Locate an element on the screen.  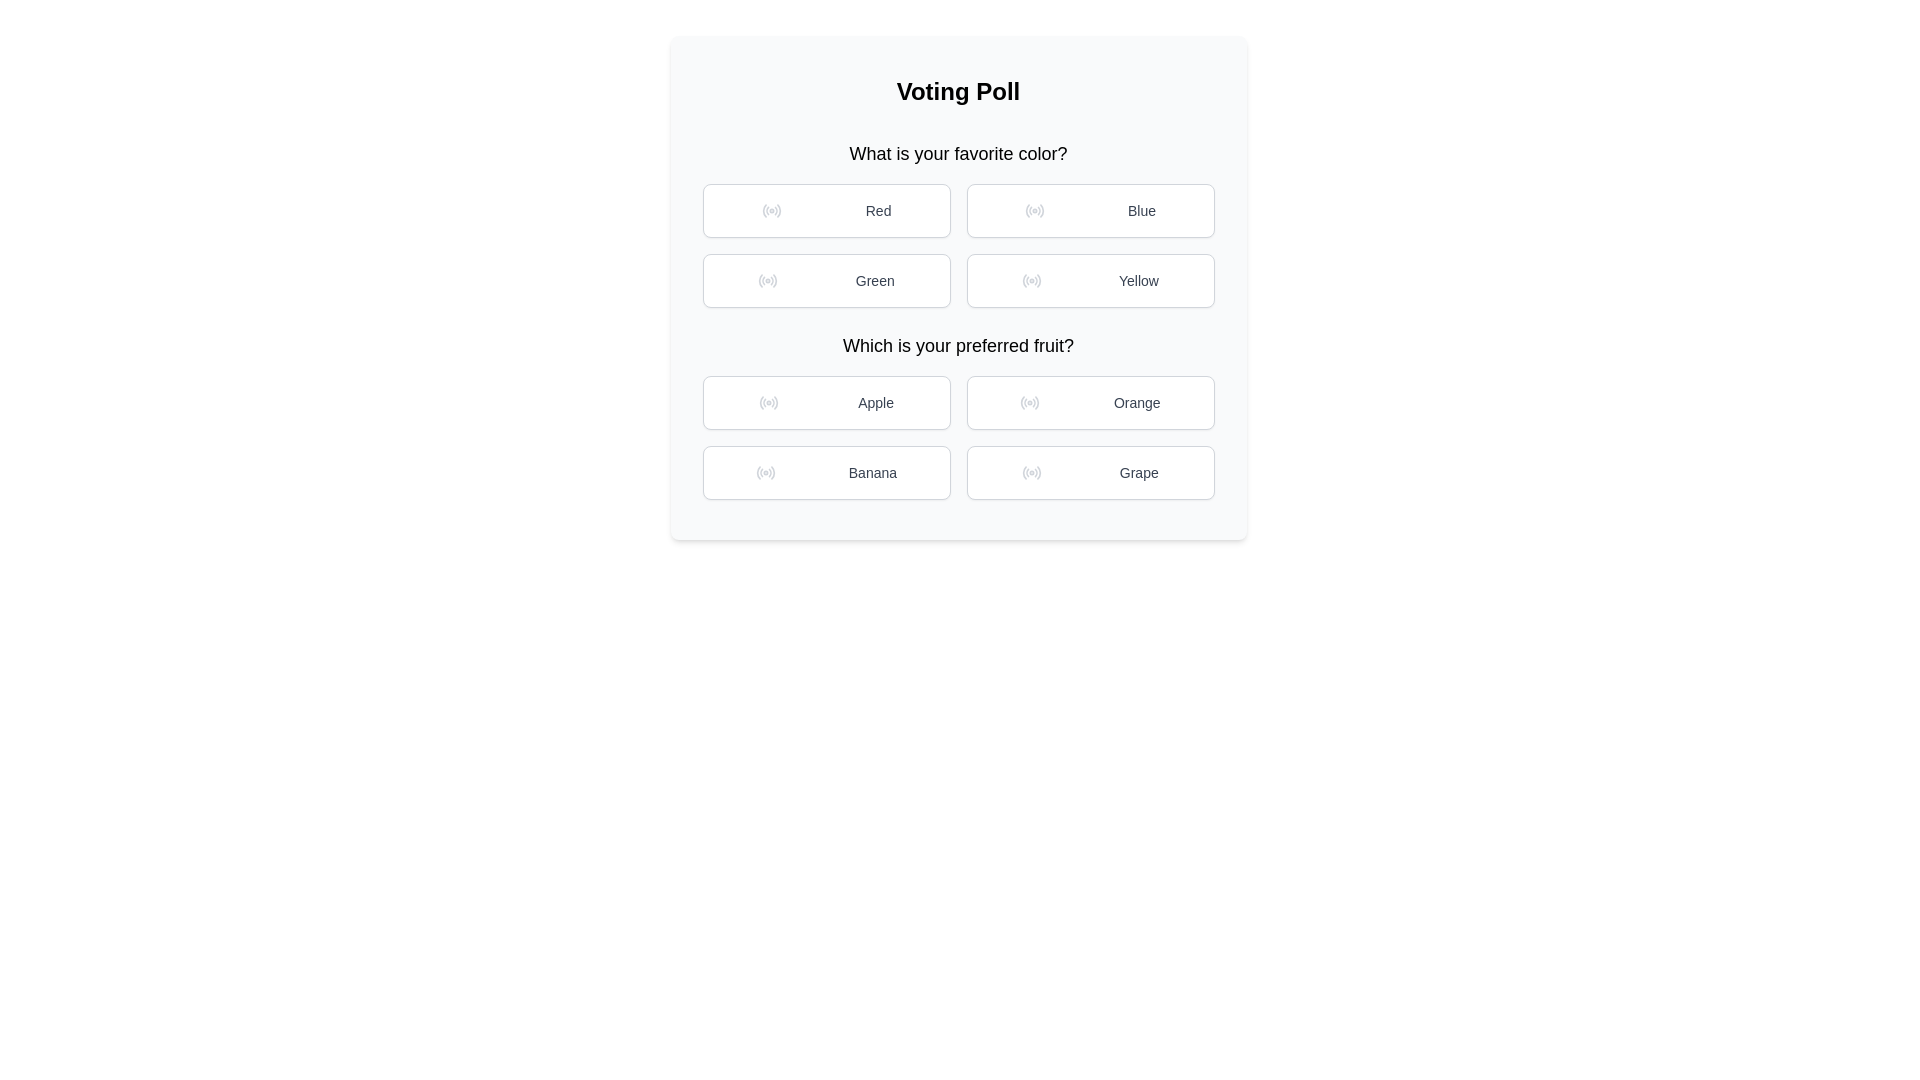
text of the label displaying 'Red', which is located in the first button at the top-left corner under the heading 'What is your favorite color?' is located at coordinates (878, 211).